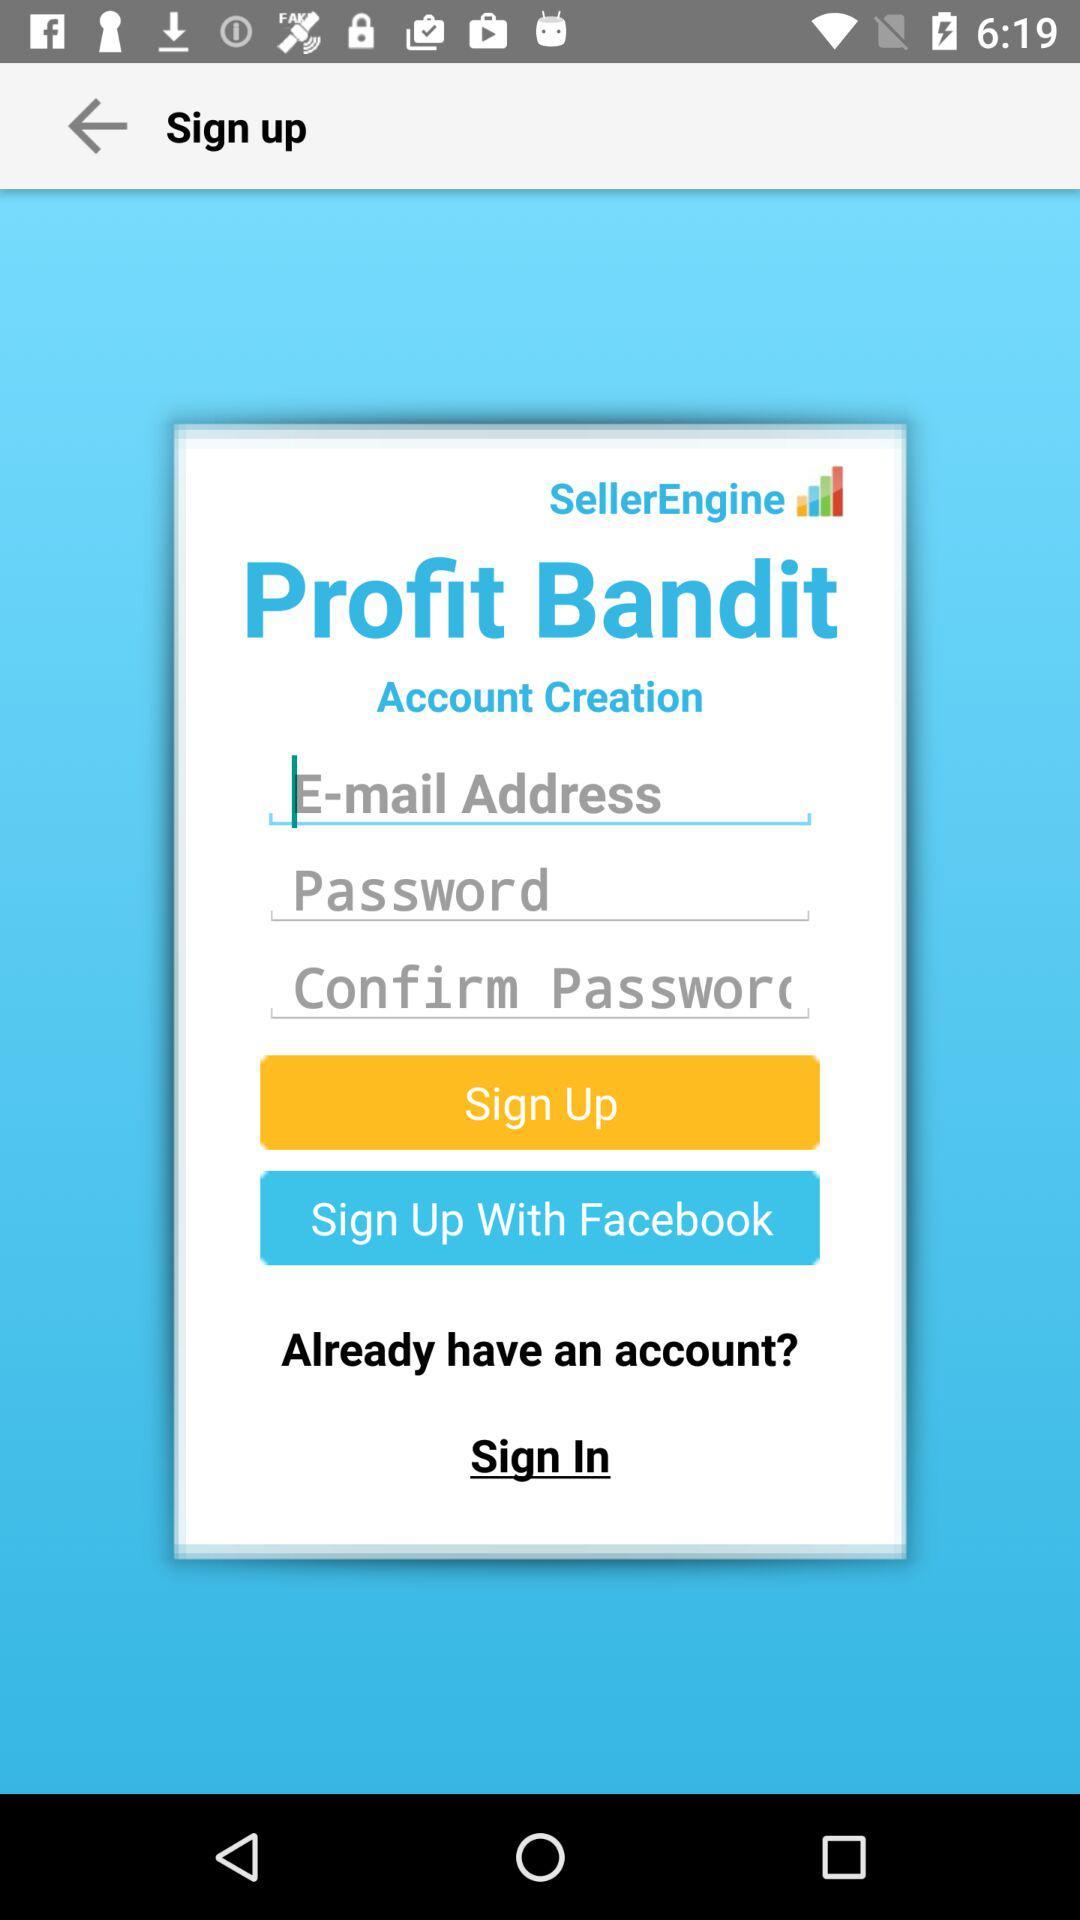  I want to click on item below already have an item, so click(540, 1454).